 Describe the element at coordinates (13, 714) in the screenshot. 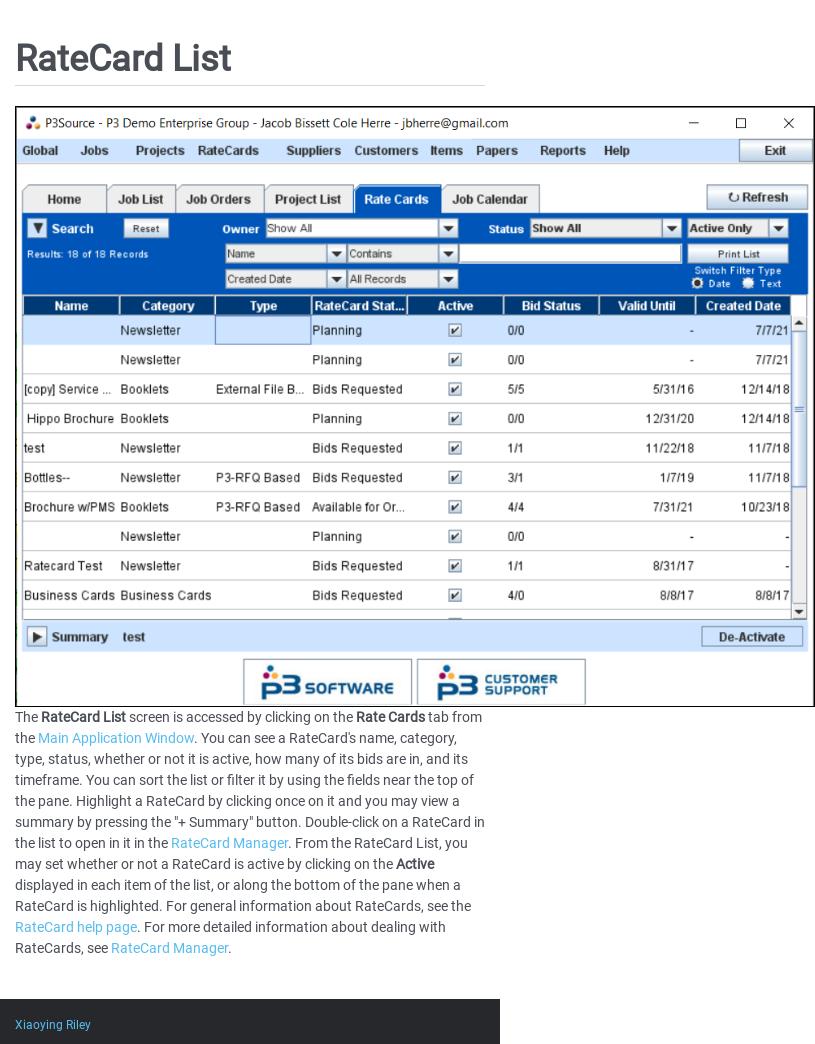

I see `'The'` at that location.